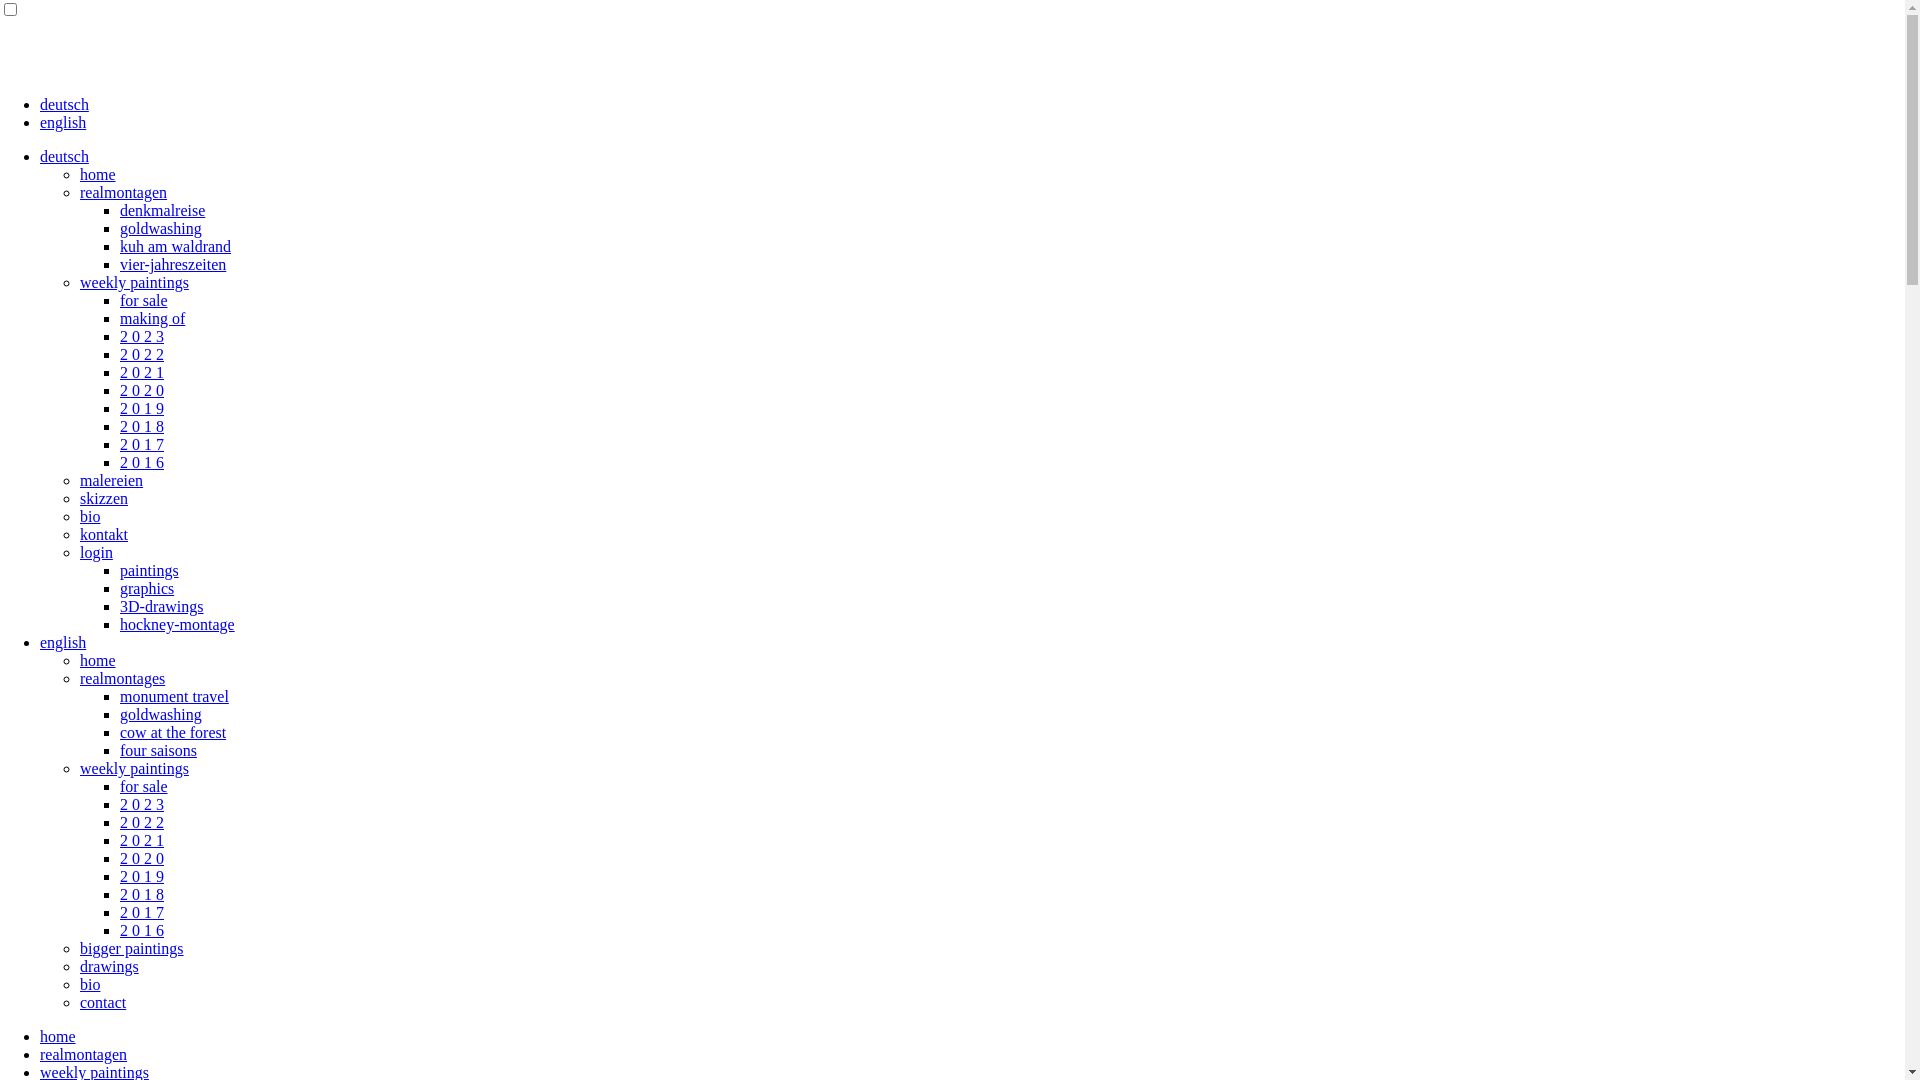 The width and height of the screenshot is (1920, 1080). Describe the element at coordinates (96, 660) in the screenshot. I see `'home'` at that location.